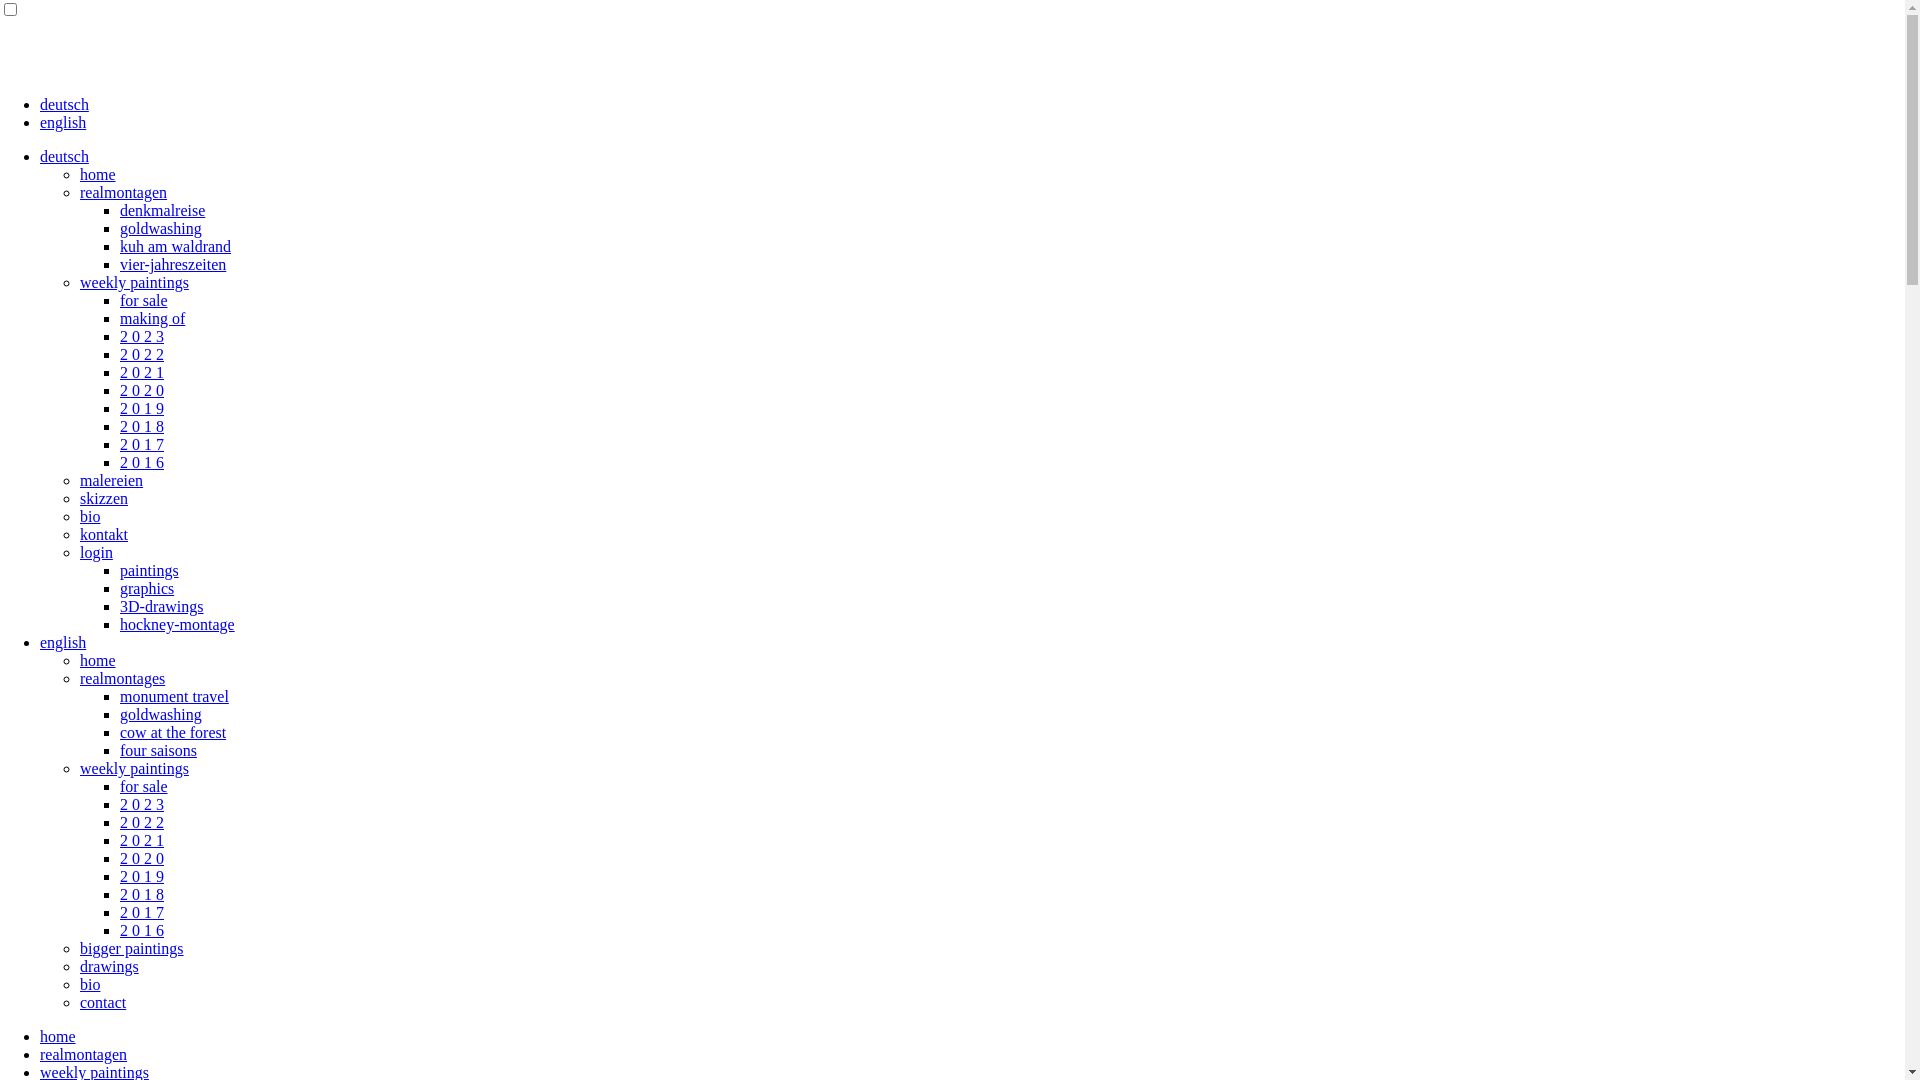 The width and height of the screenshot is (1920, 1080). Describe the element at coordinates (96, 660) in the screenshot. I see `'home'` at that location.